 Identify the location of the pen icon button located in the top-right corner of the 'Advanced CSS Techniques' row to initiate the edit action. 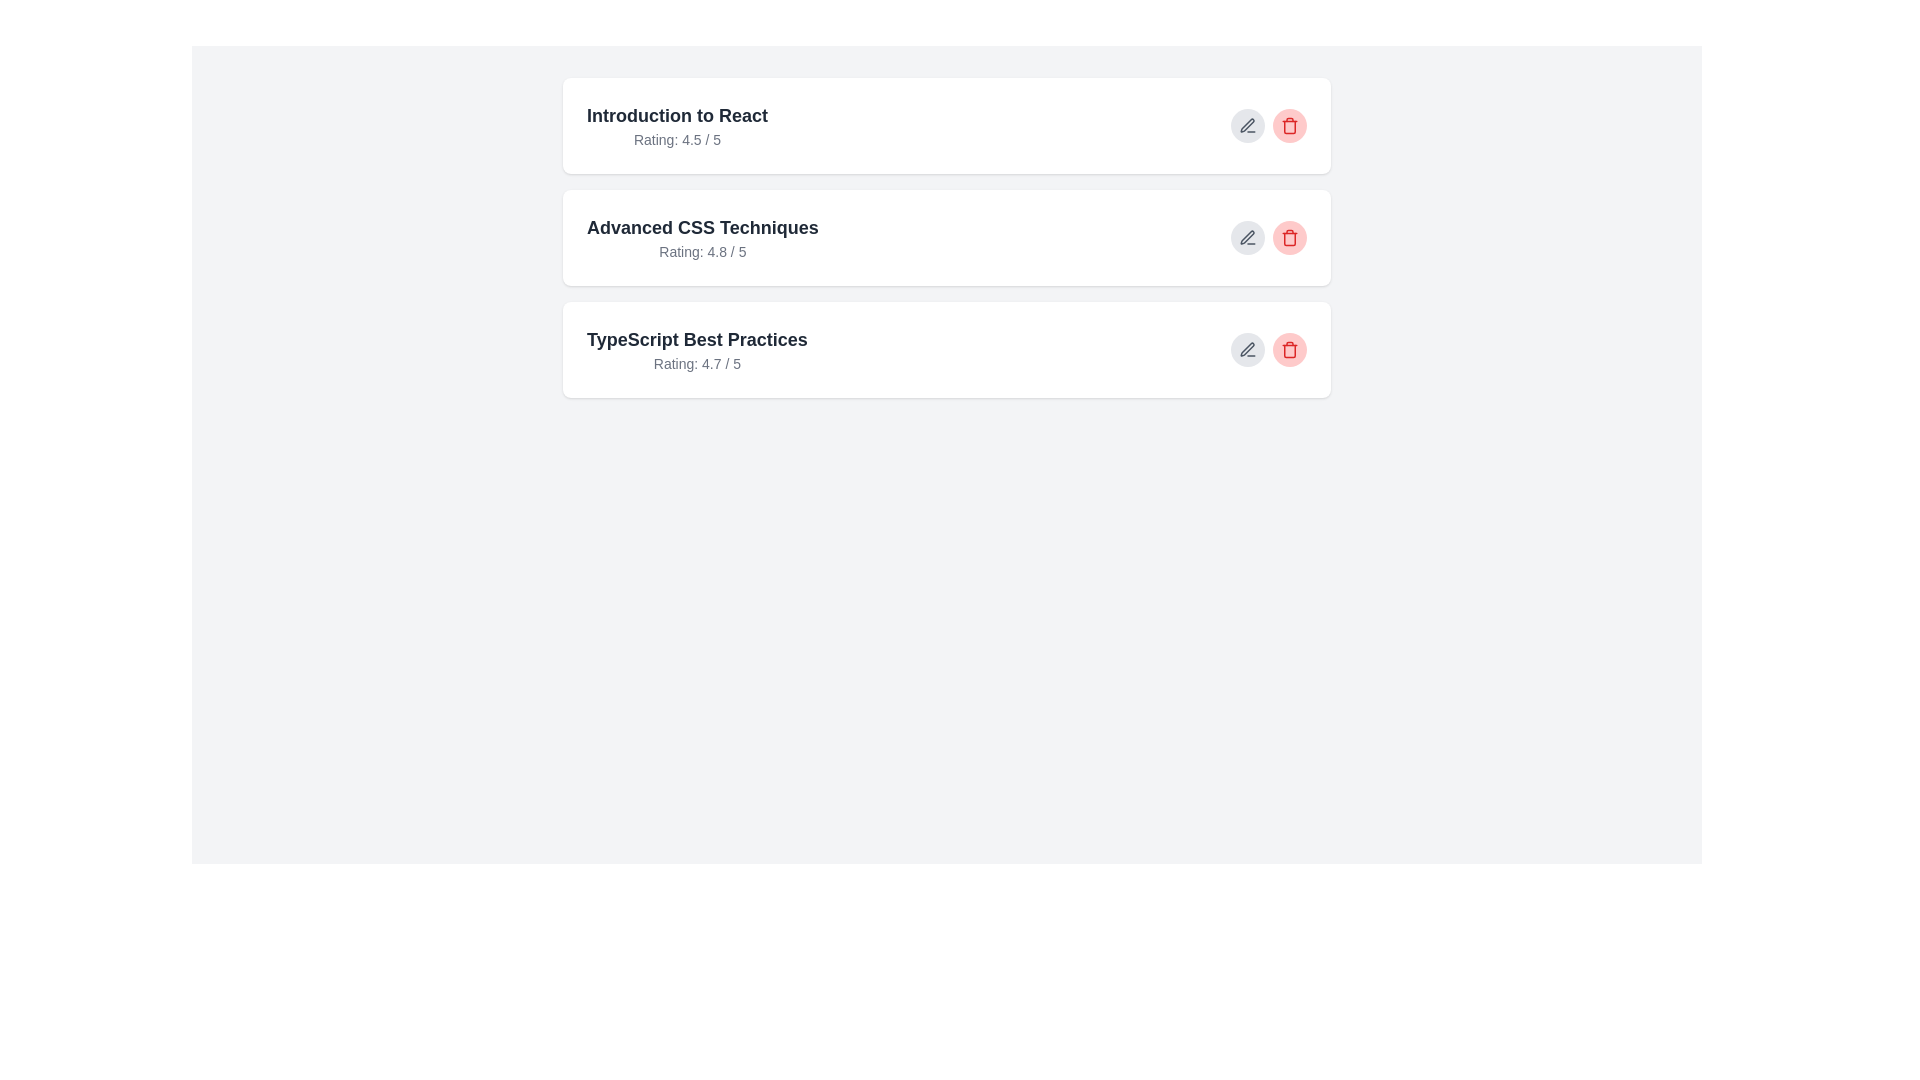
(1247, 237).